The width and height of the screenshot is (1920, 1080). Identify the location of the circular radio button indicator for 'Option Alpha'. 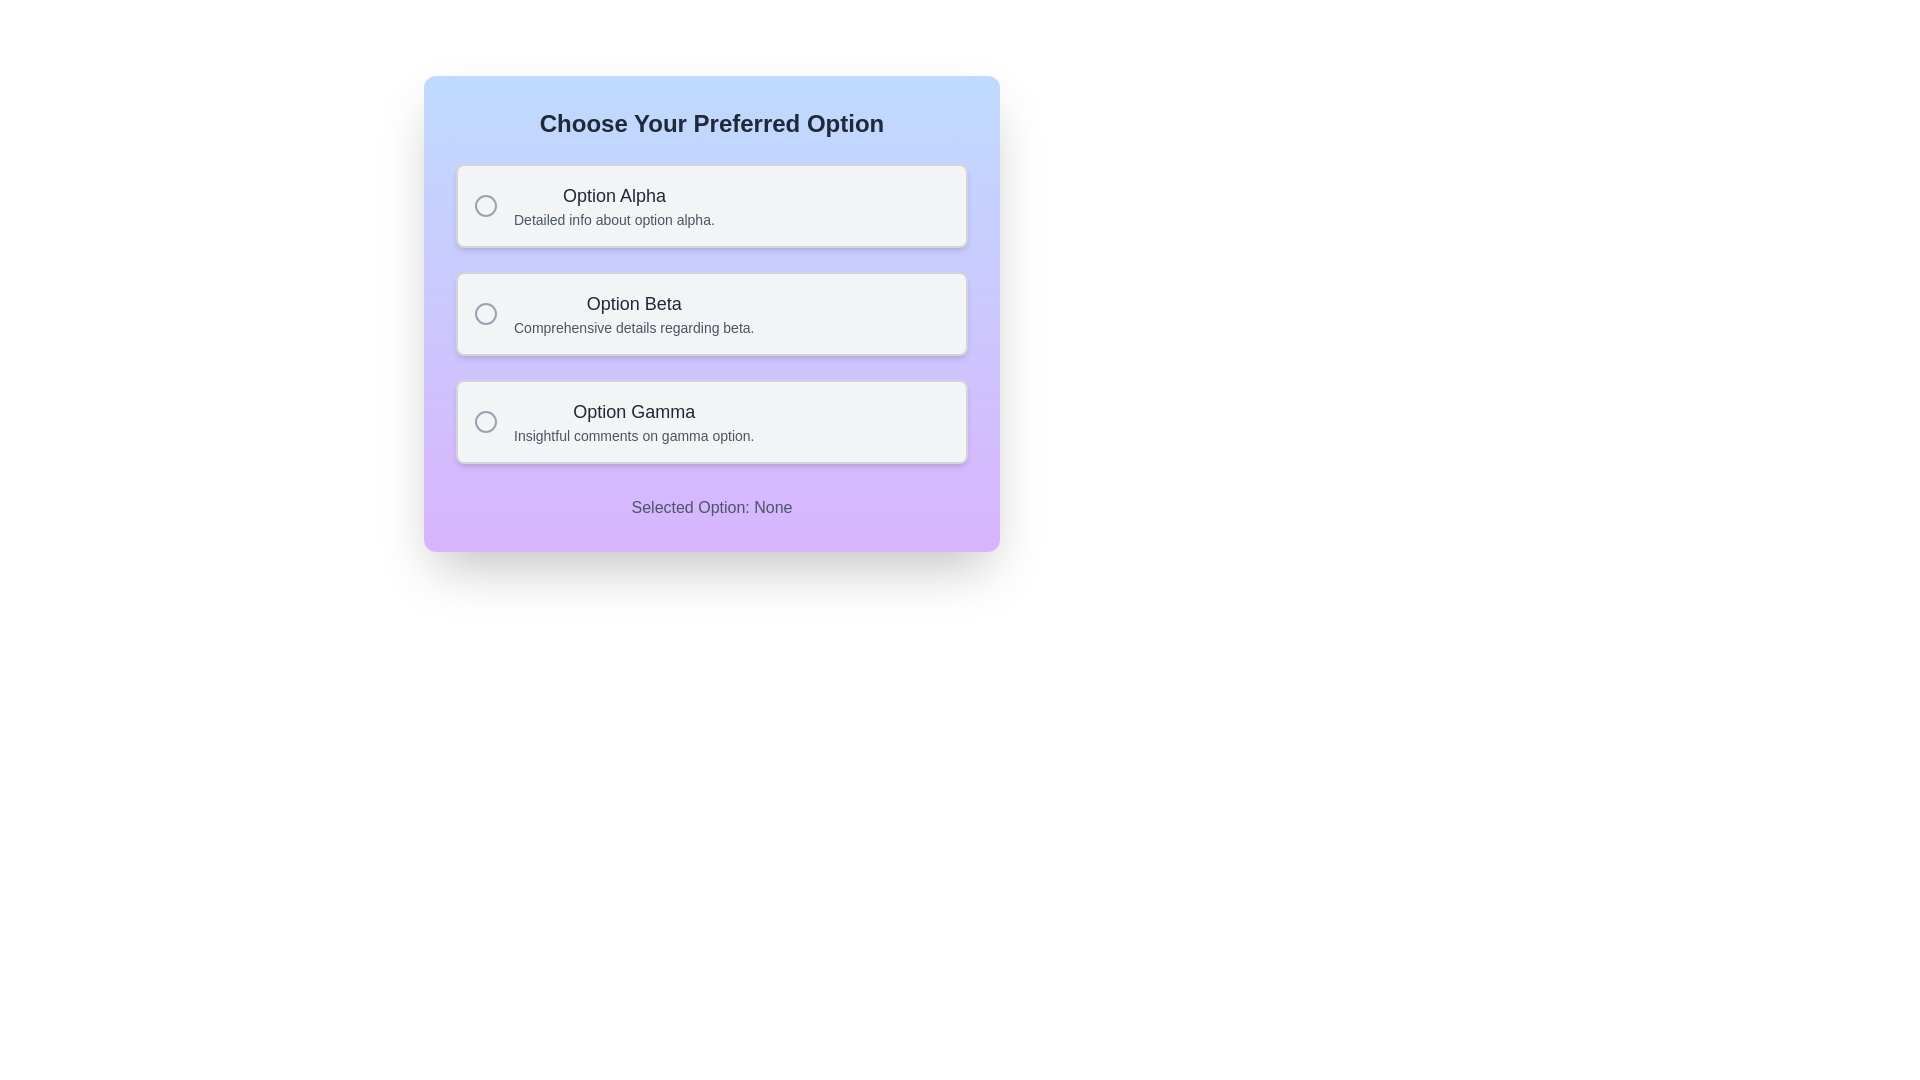
(485, 205).